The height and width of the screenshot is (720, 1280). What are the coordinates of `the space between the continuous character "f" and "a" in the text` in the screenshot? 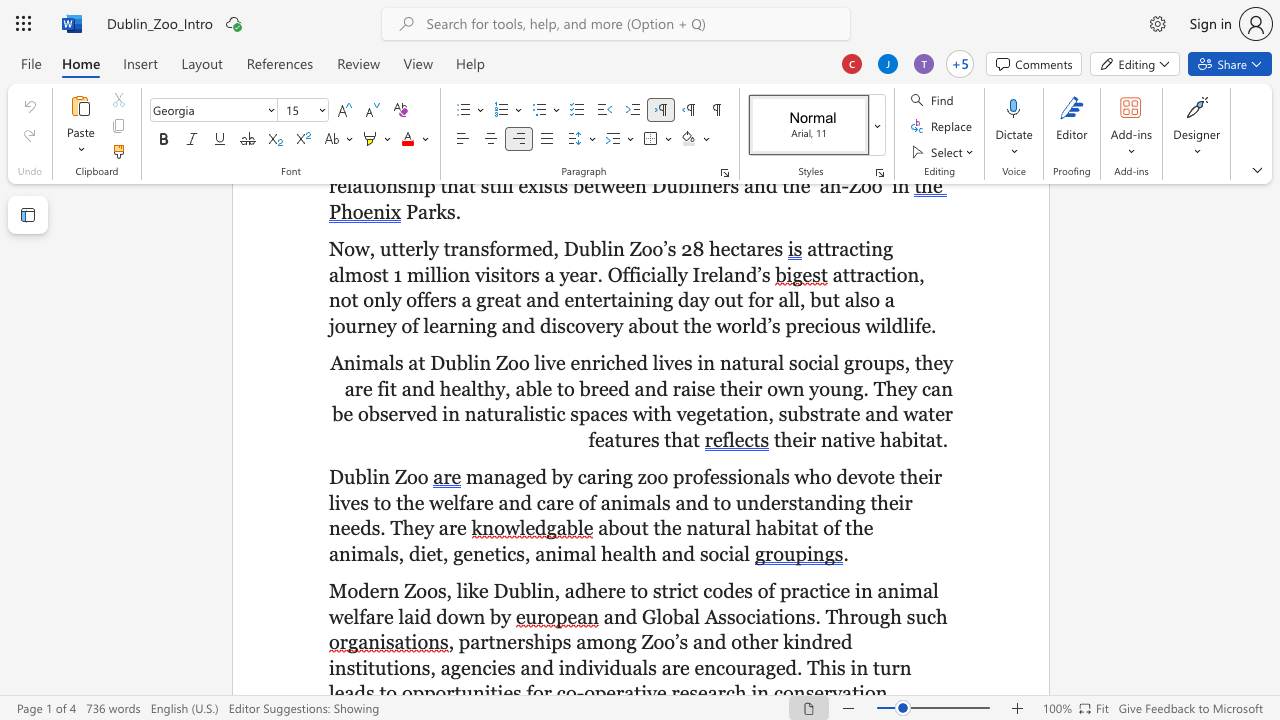 It's located at (465, 501).